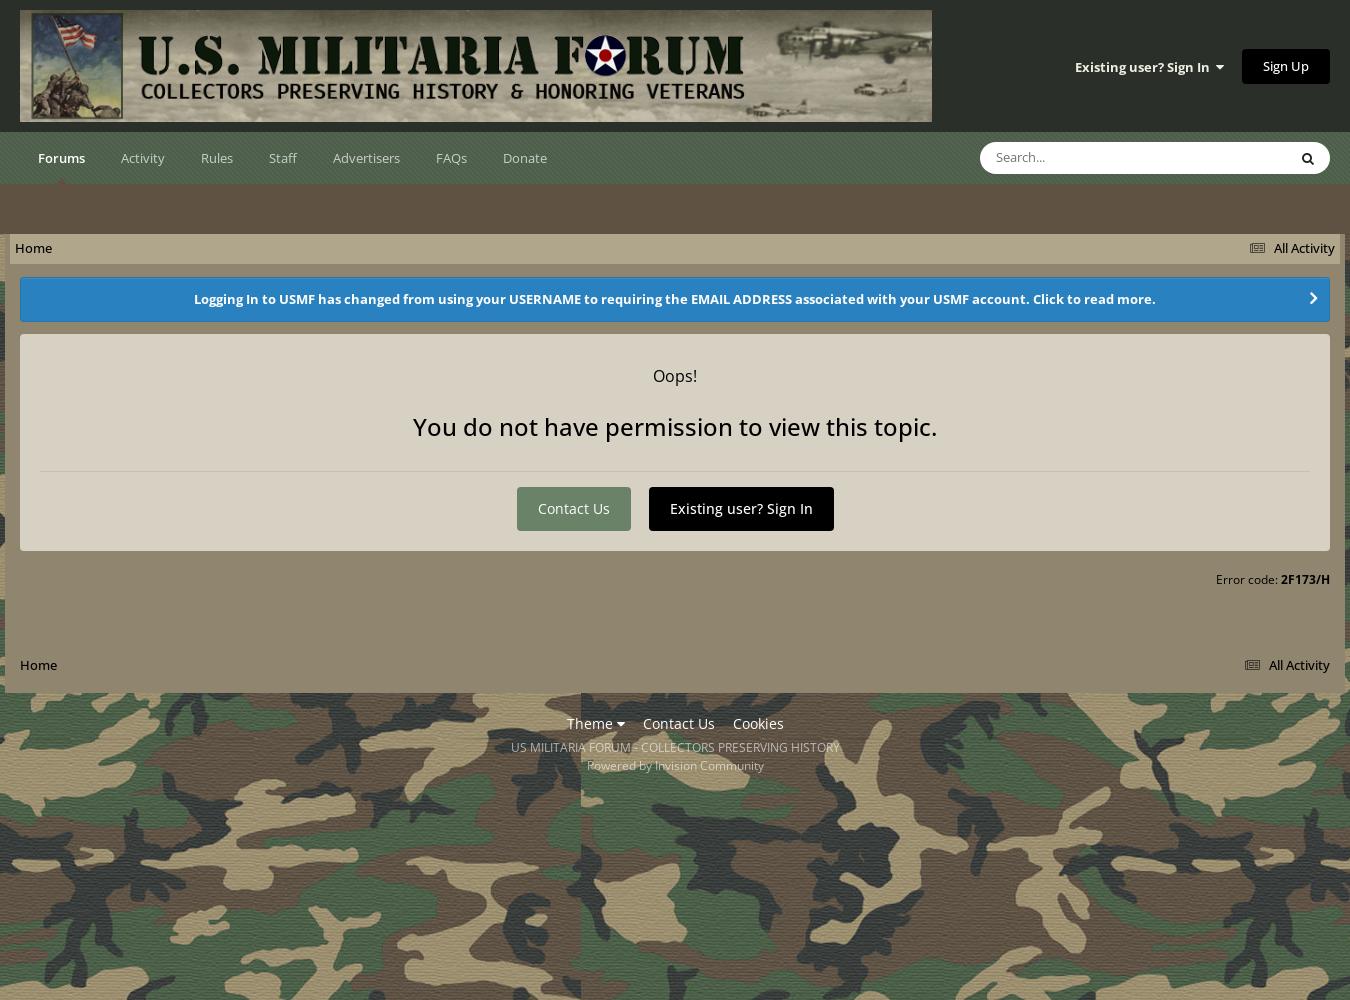 The width and height of the screenshot is (1350, 1000). Describe the element at coordinates (674, 746) in the screenshot. I see `'US MILITARIA FORUM - COLLECTORS PRESERVING HISTORY'` at that location.